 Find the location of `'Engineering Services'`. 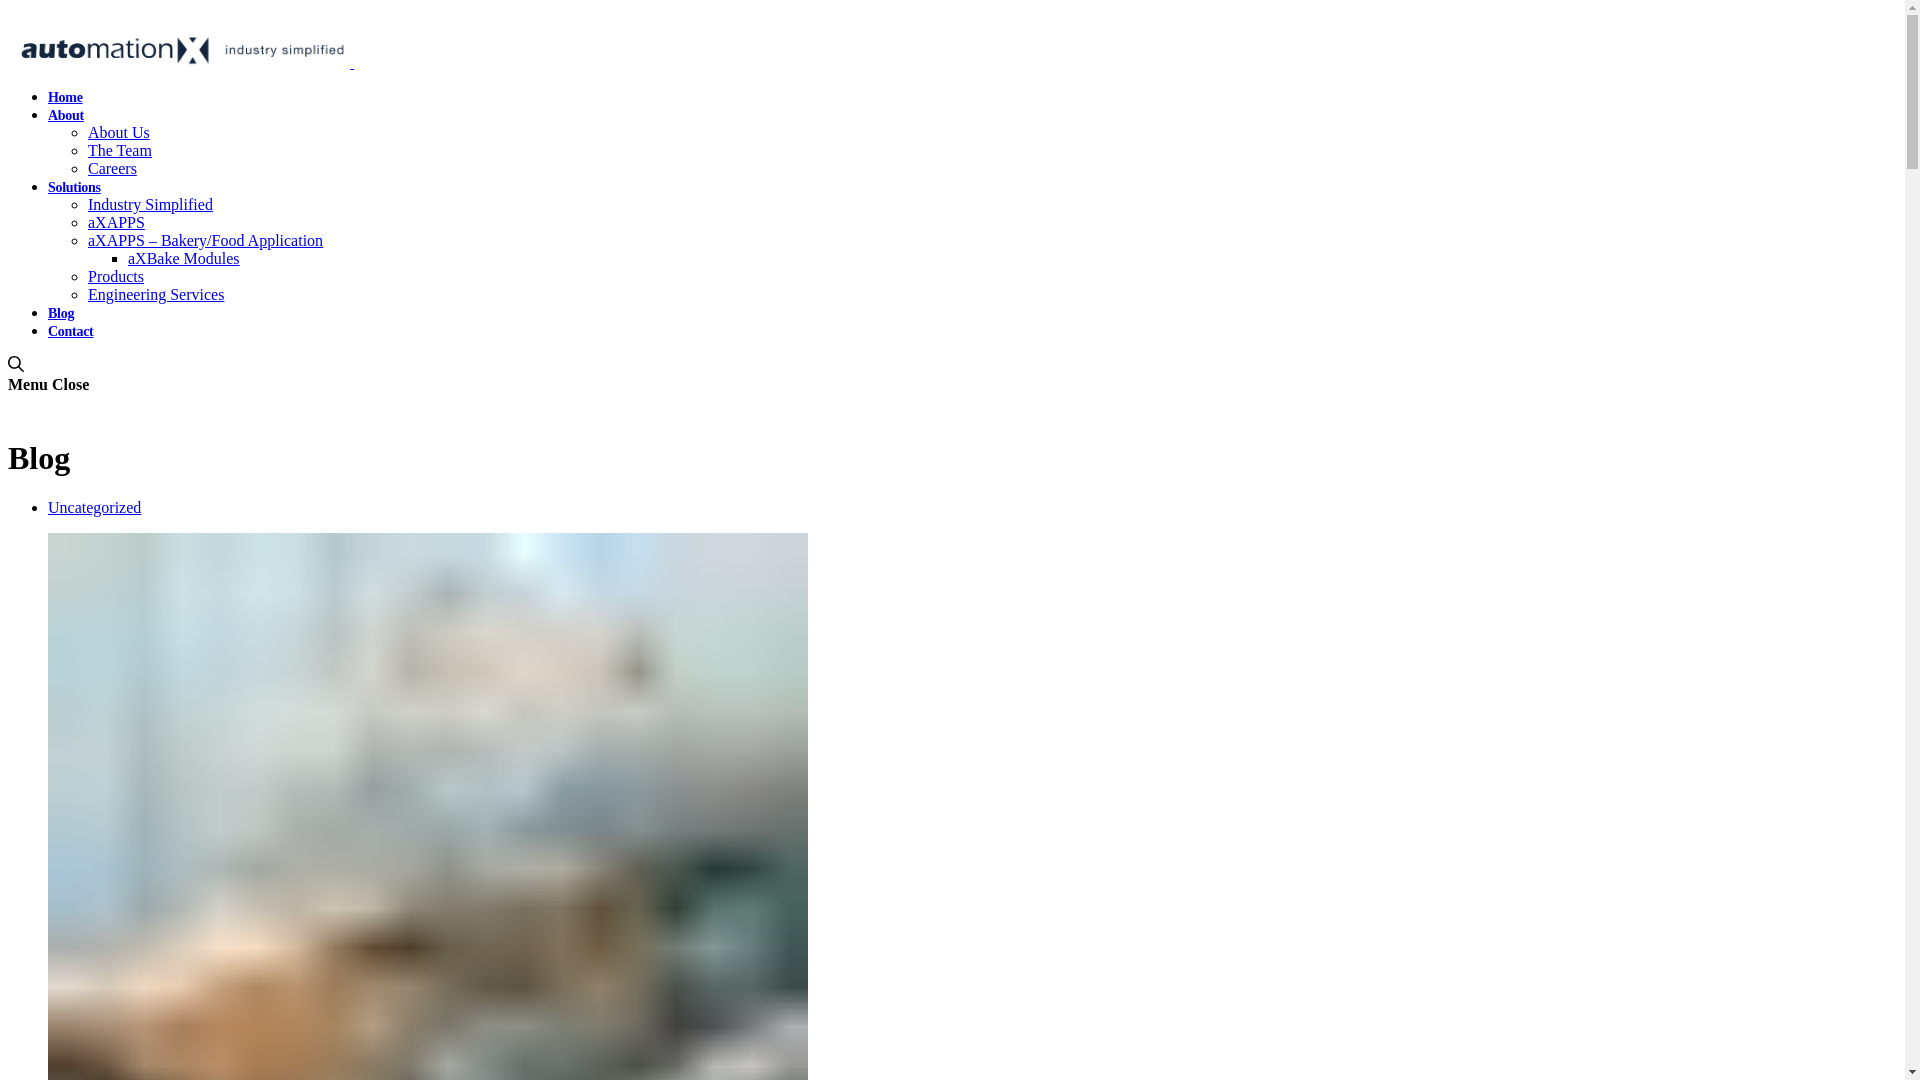

'Engineering Services' is located at coordinates (155, 294).